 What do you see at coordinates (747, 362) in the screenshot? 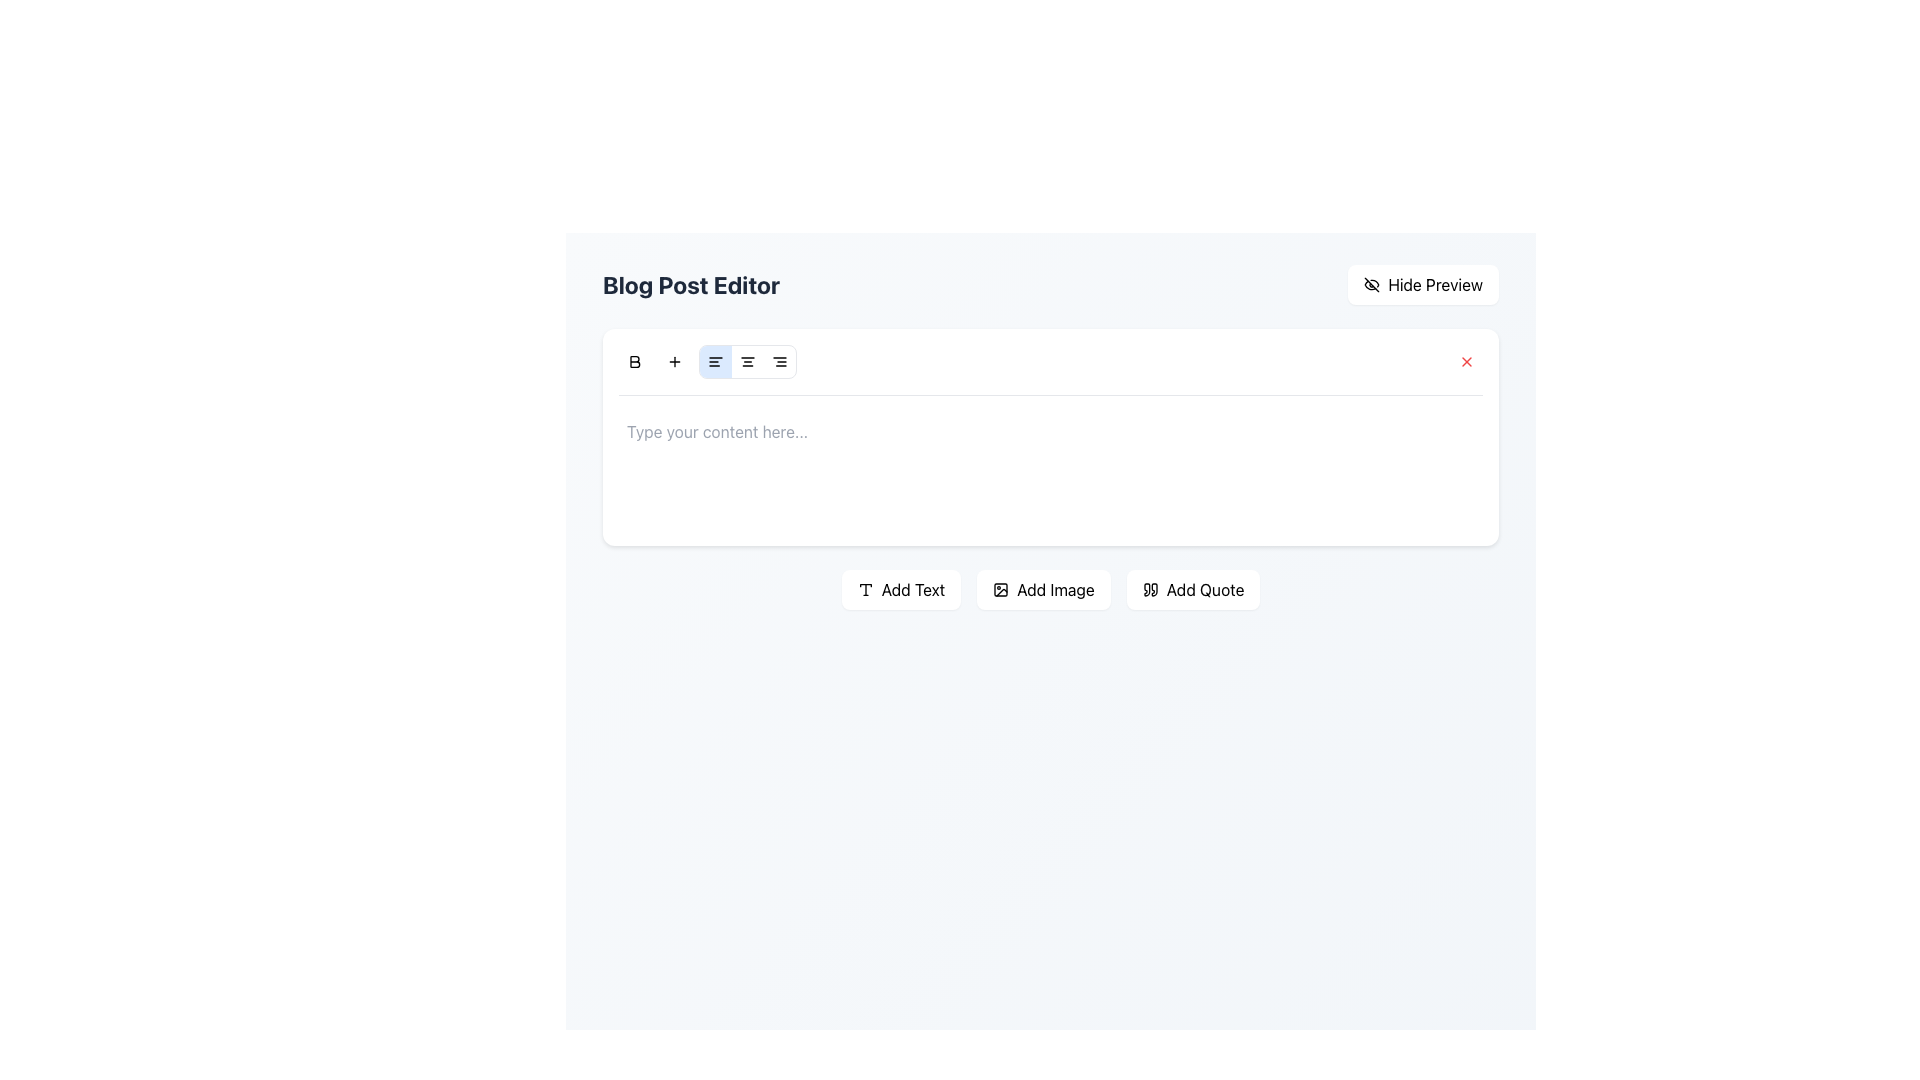
I see `the center alignment button in the toolbar for text adjustment` at bounding box center [747, 362].